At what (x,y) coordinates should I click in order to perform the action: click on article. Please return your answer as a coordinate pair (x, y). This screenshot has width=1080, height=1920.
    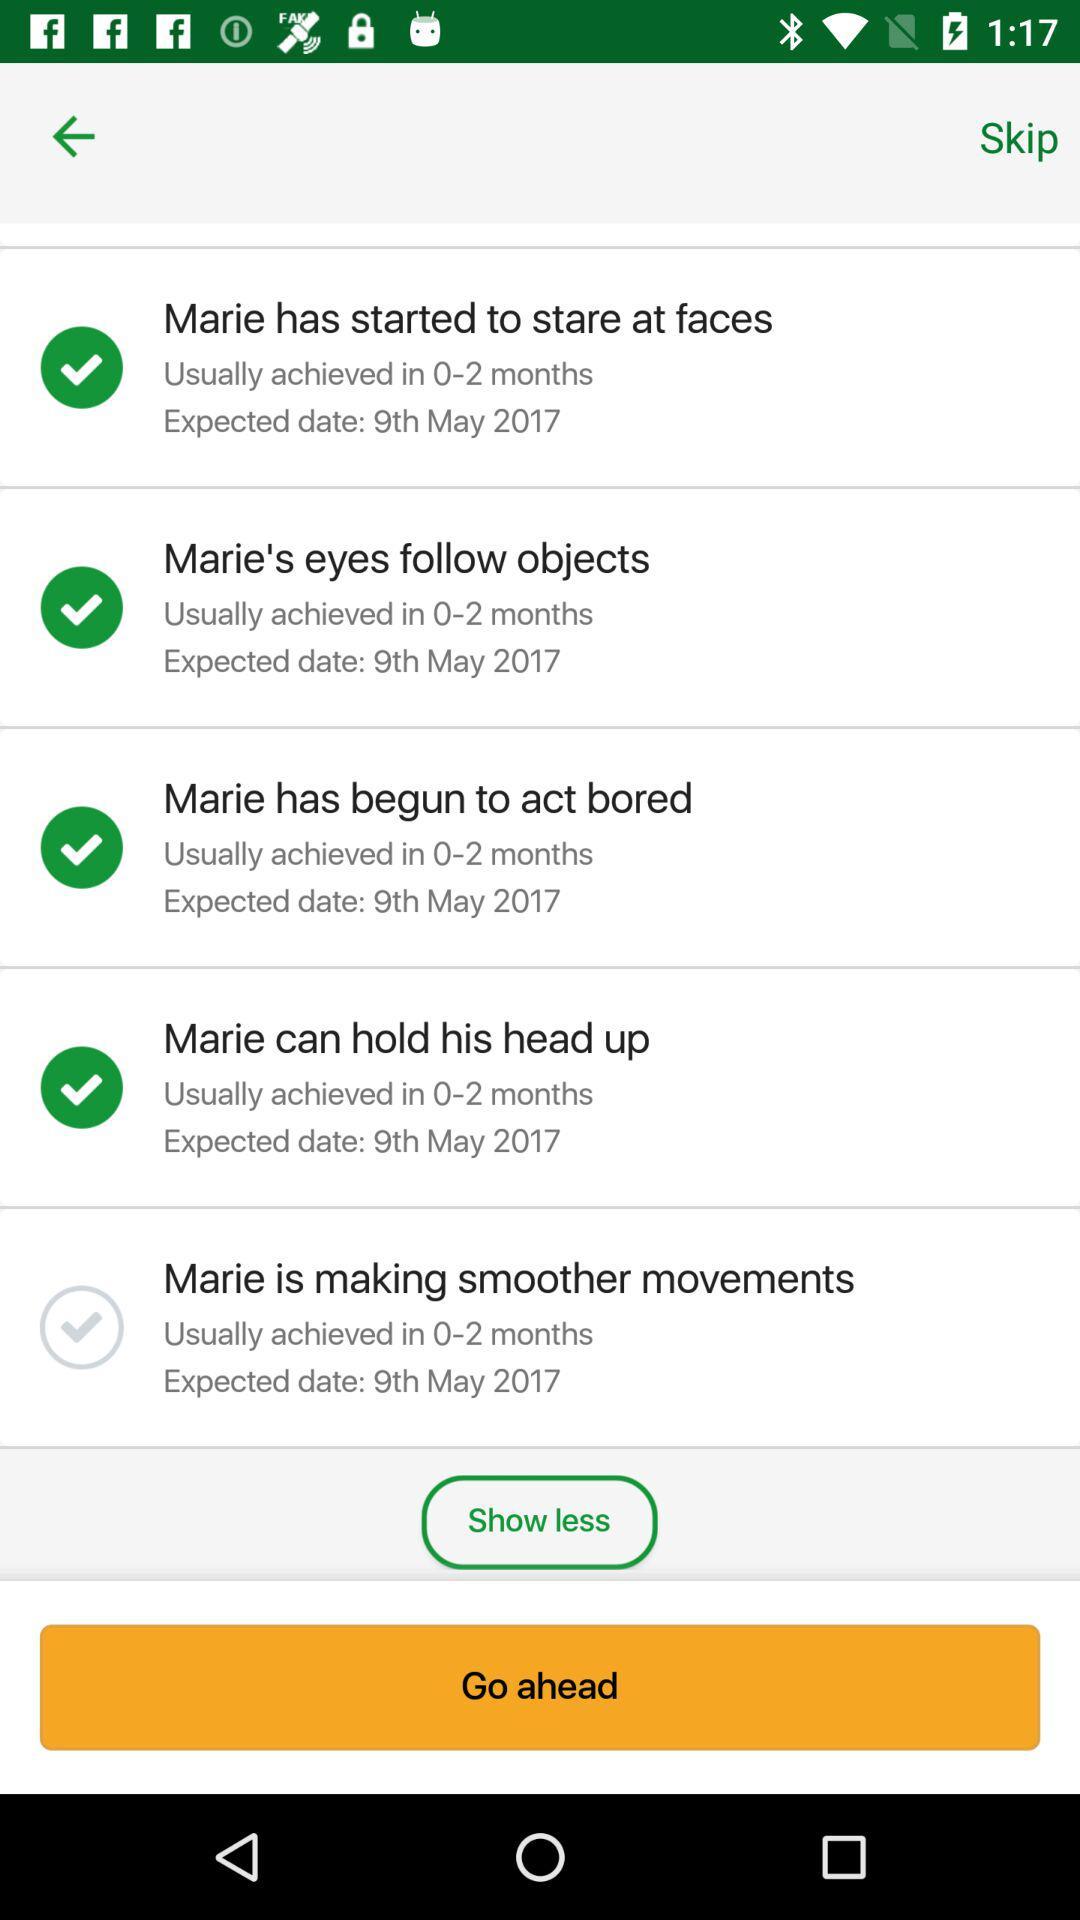
    Looking at the image, I should click on (101, 367).